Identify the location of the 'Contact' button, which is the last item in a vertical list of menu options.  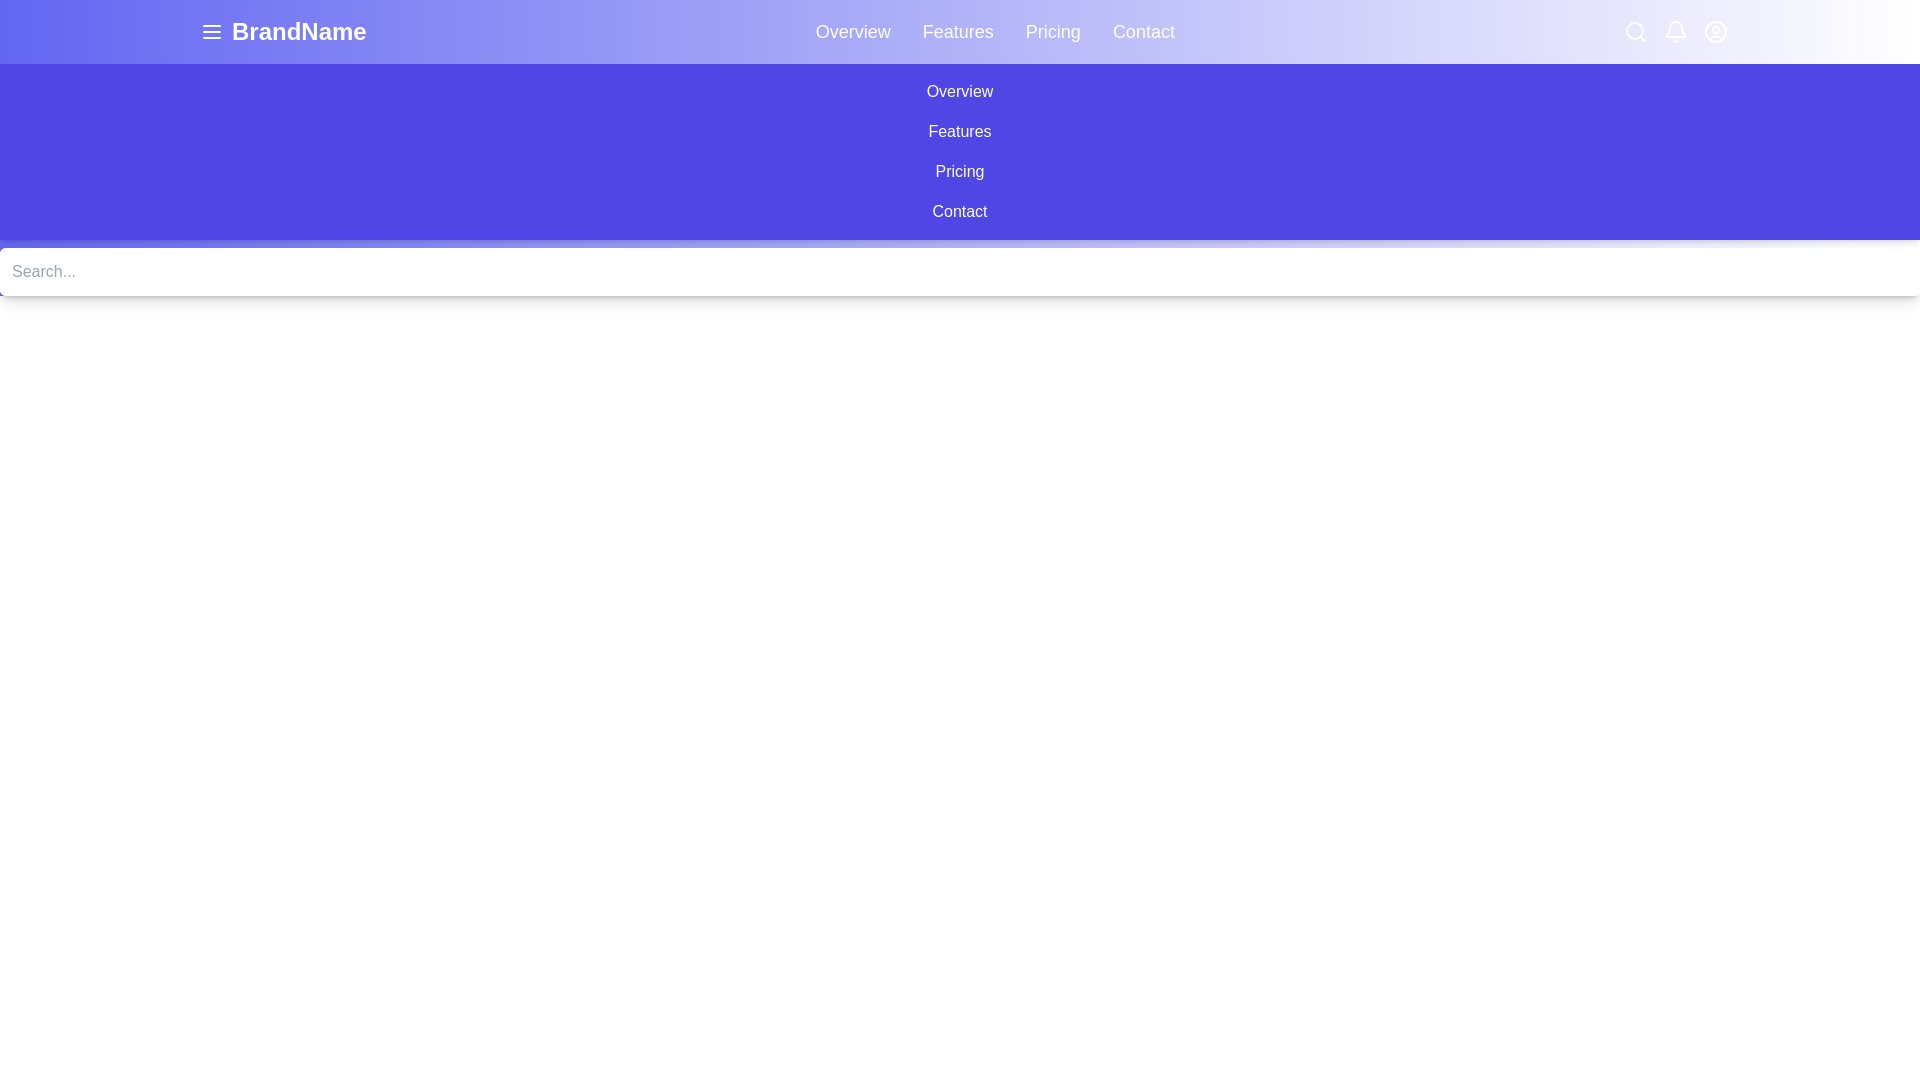
(960, 212).